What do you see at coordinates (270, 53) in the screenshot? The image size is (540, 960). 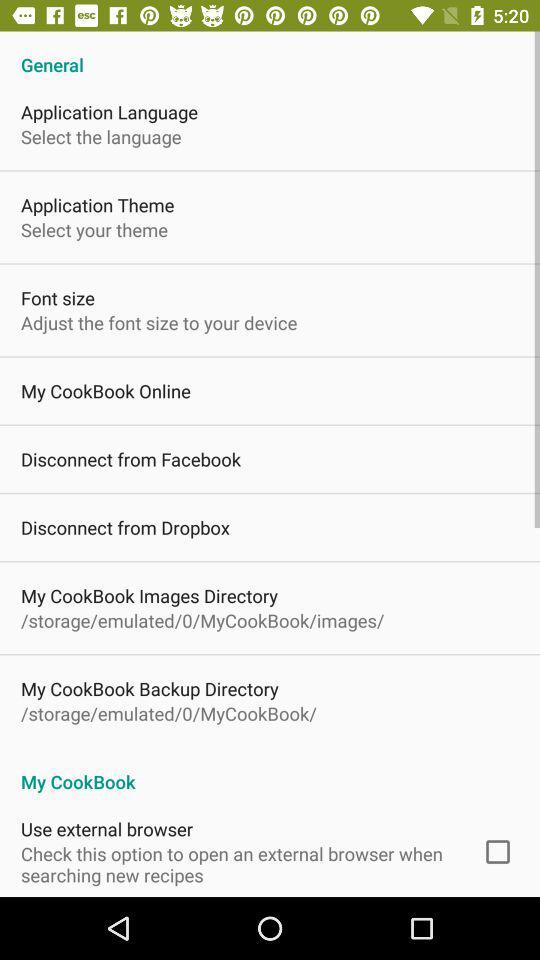 I see `the general app` at bounding box center [270, 53].